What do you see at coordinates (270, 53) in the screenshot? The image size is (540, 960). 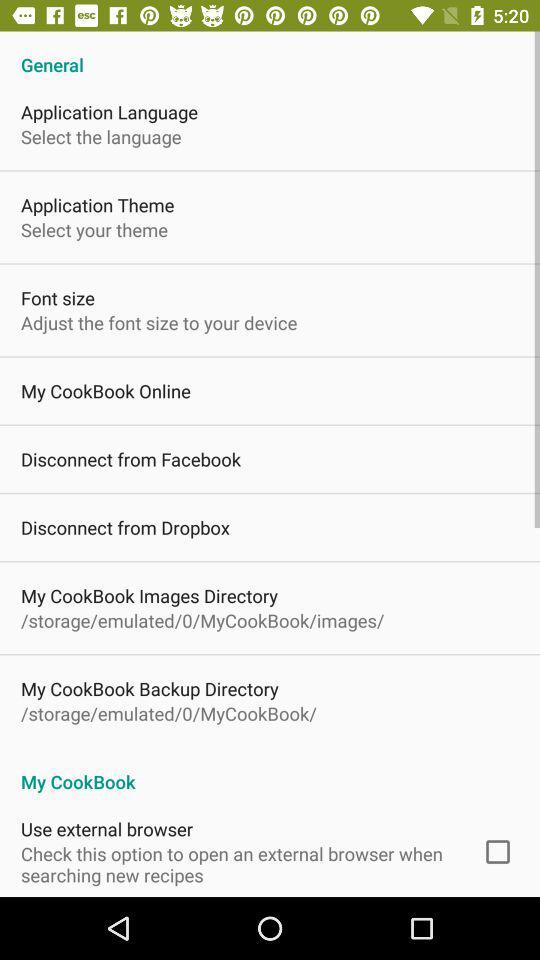 I see `the general app` at bounding box center [270, 53].